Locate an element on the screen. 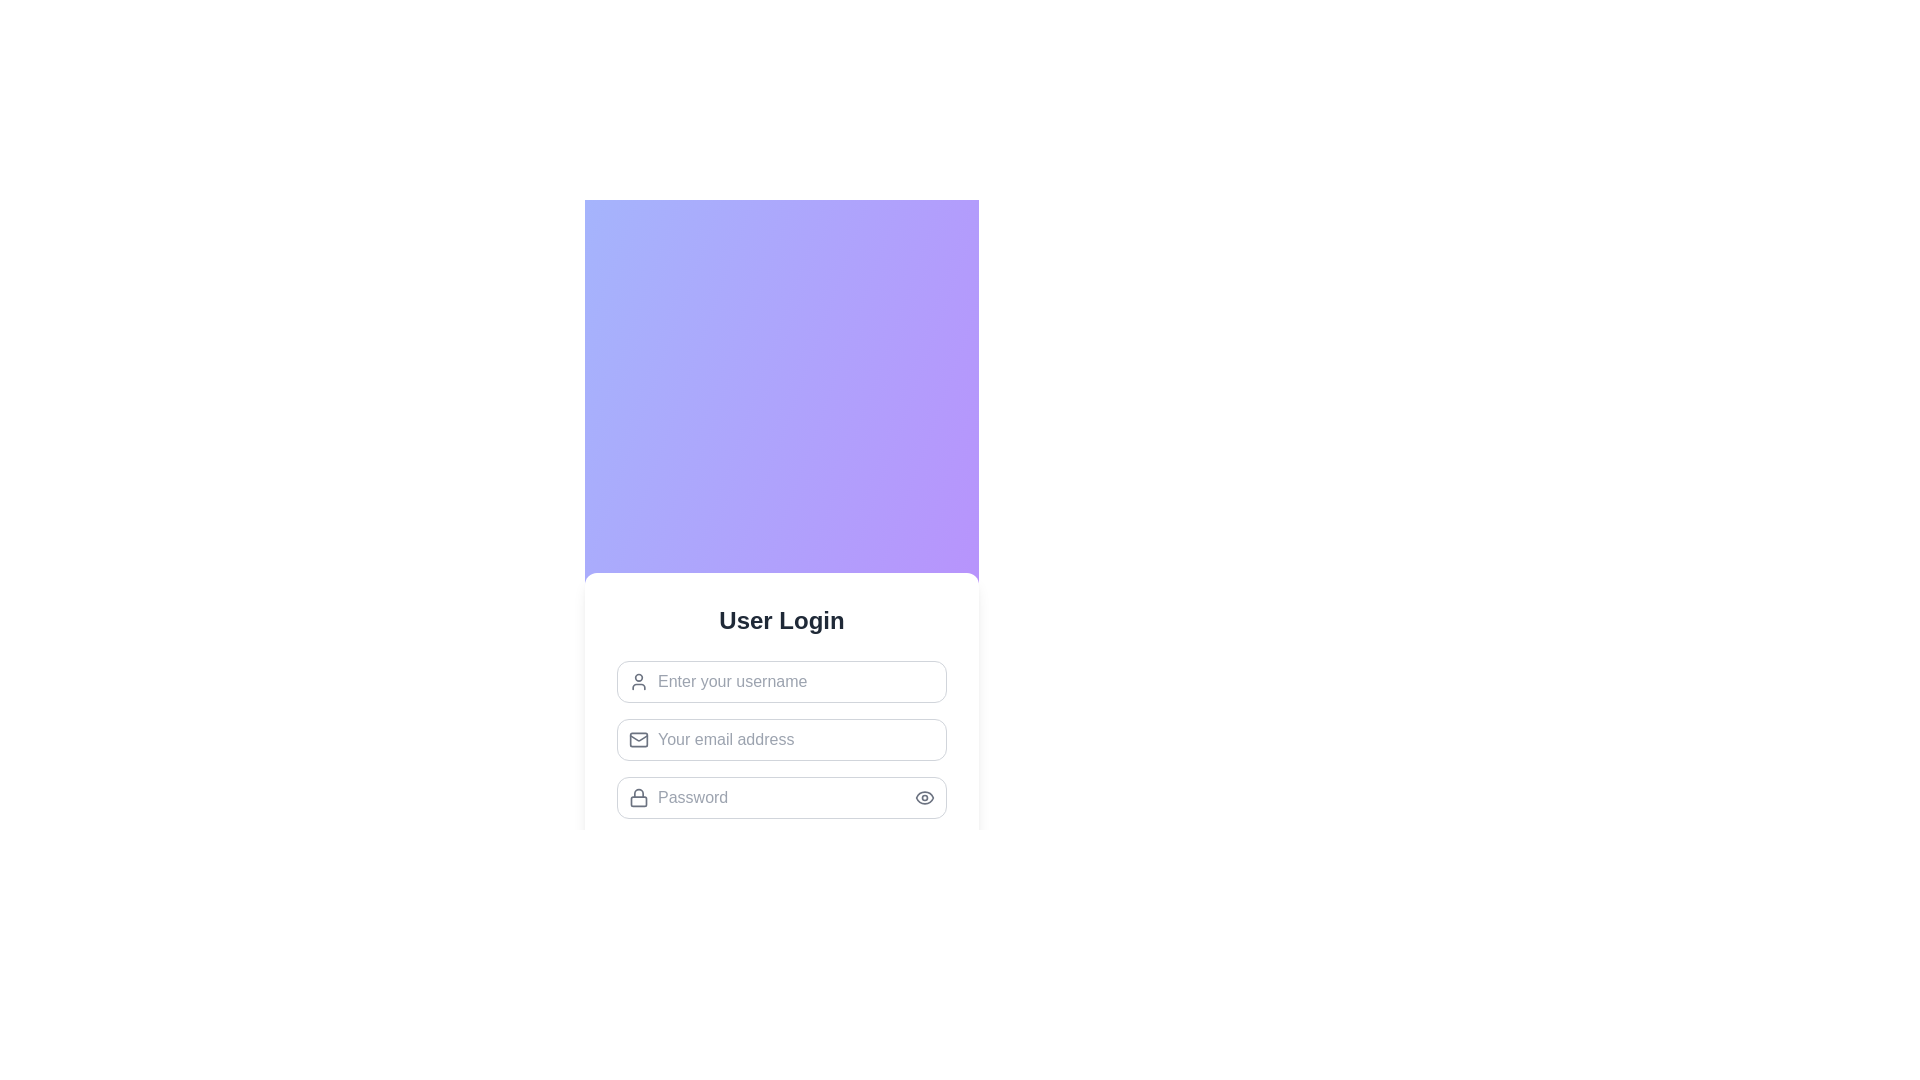  the eye icon located in the lower right corner of the 'User Login' panel is located at coordinates (924, 797).